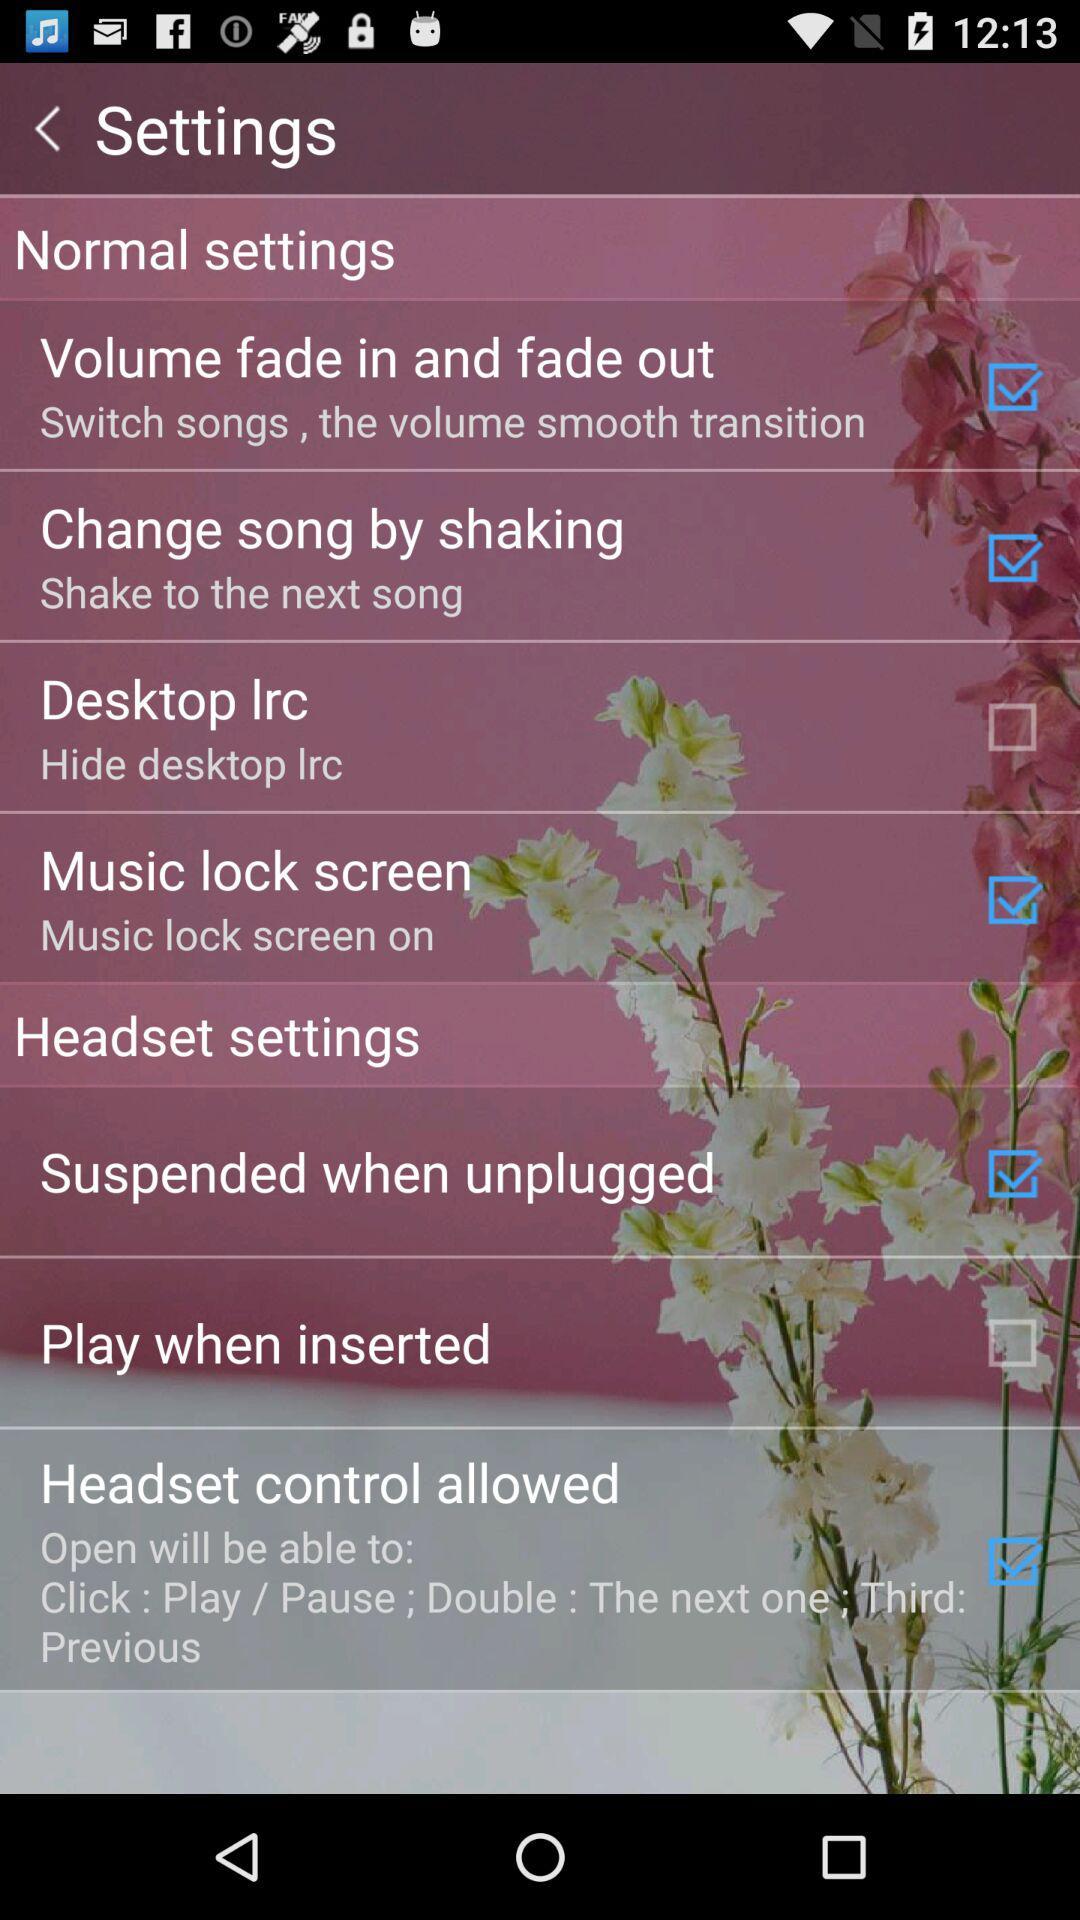  I want to click on the app next to the settings item, so click(46, 127).